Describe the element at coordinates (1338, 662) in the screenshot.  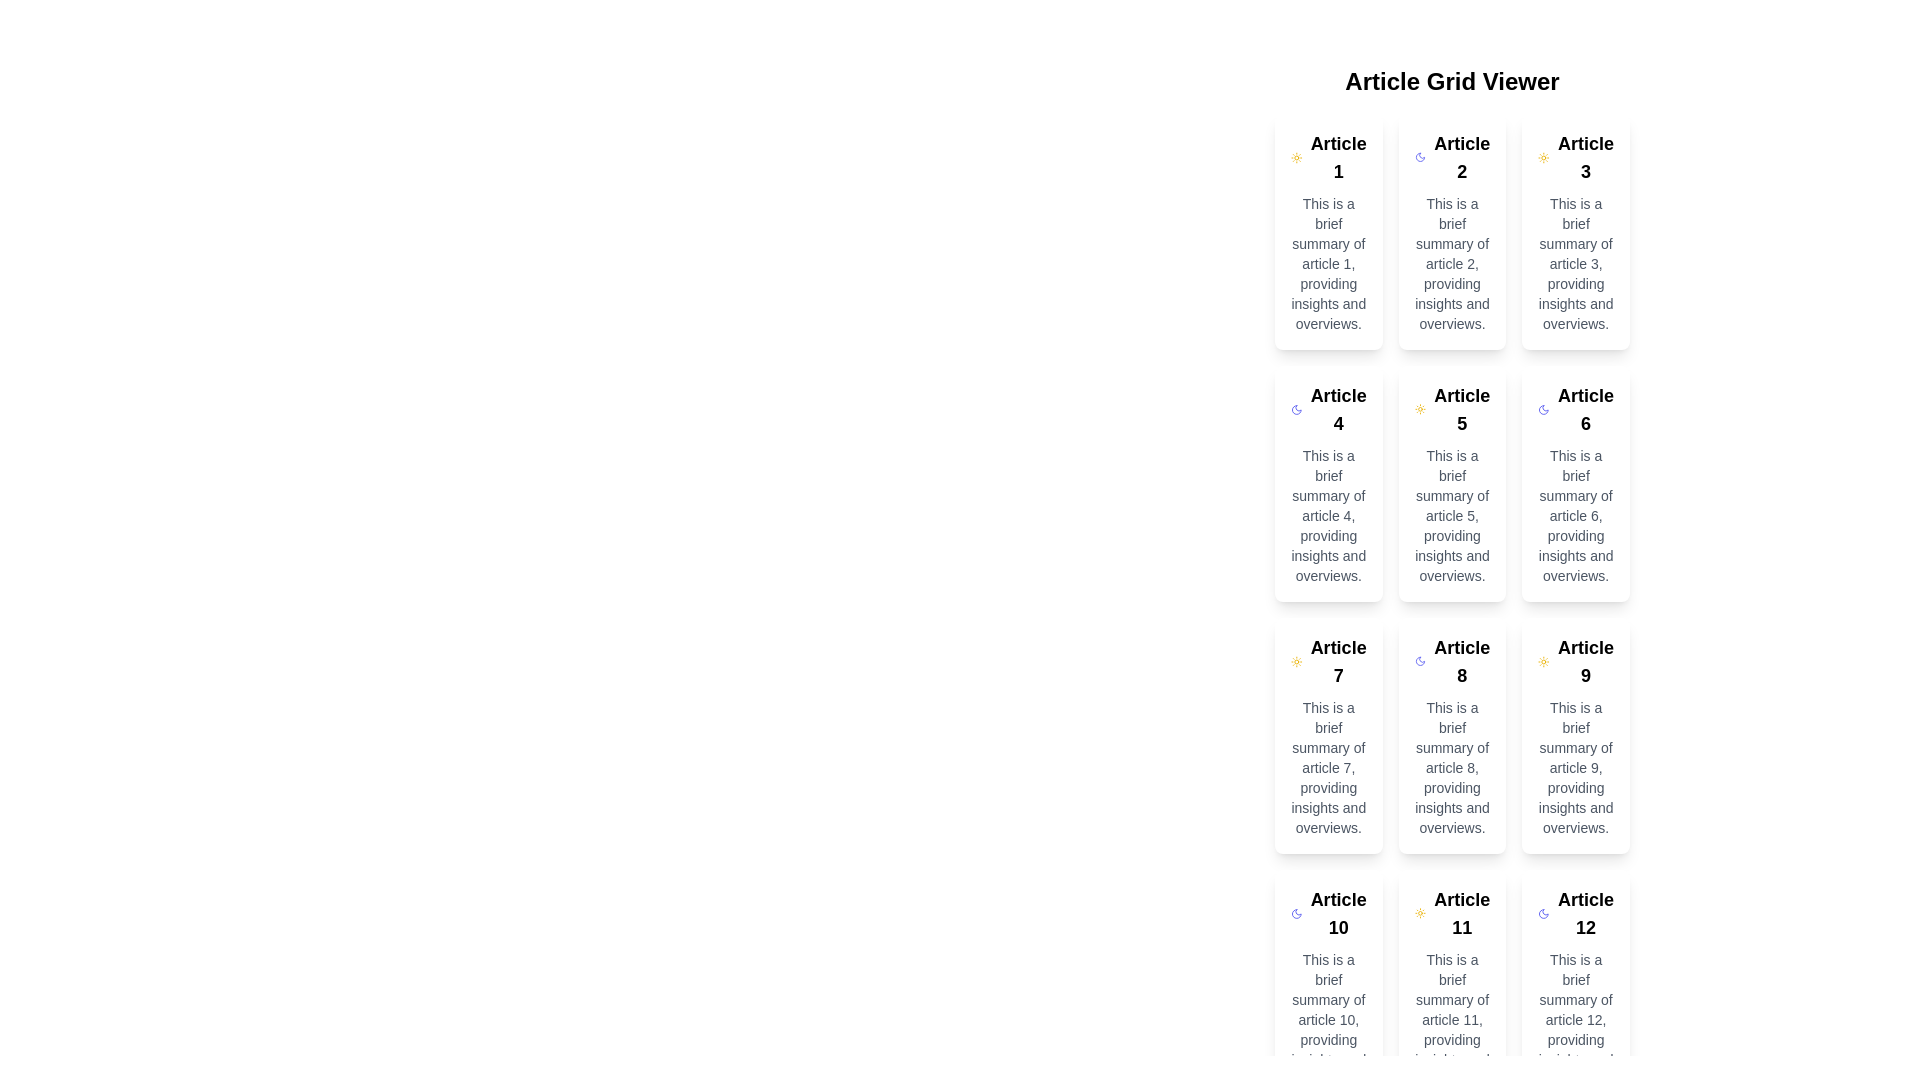
I see `the text node displaying 'Article 7' in the top row of the third column of the 'Article Grid Viewer'` at that location.